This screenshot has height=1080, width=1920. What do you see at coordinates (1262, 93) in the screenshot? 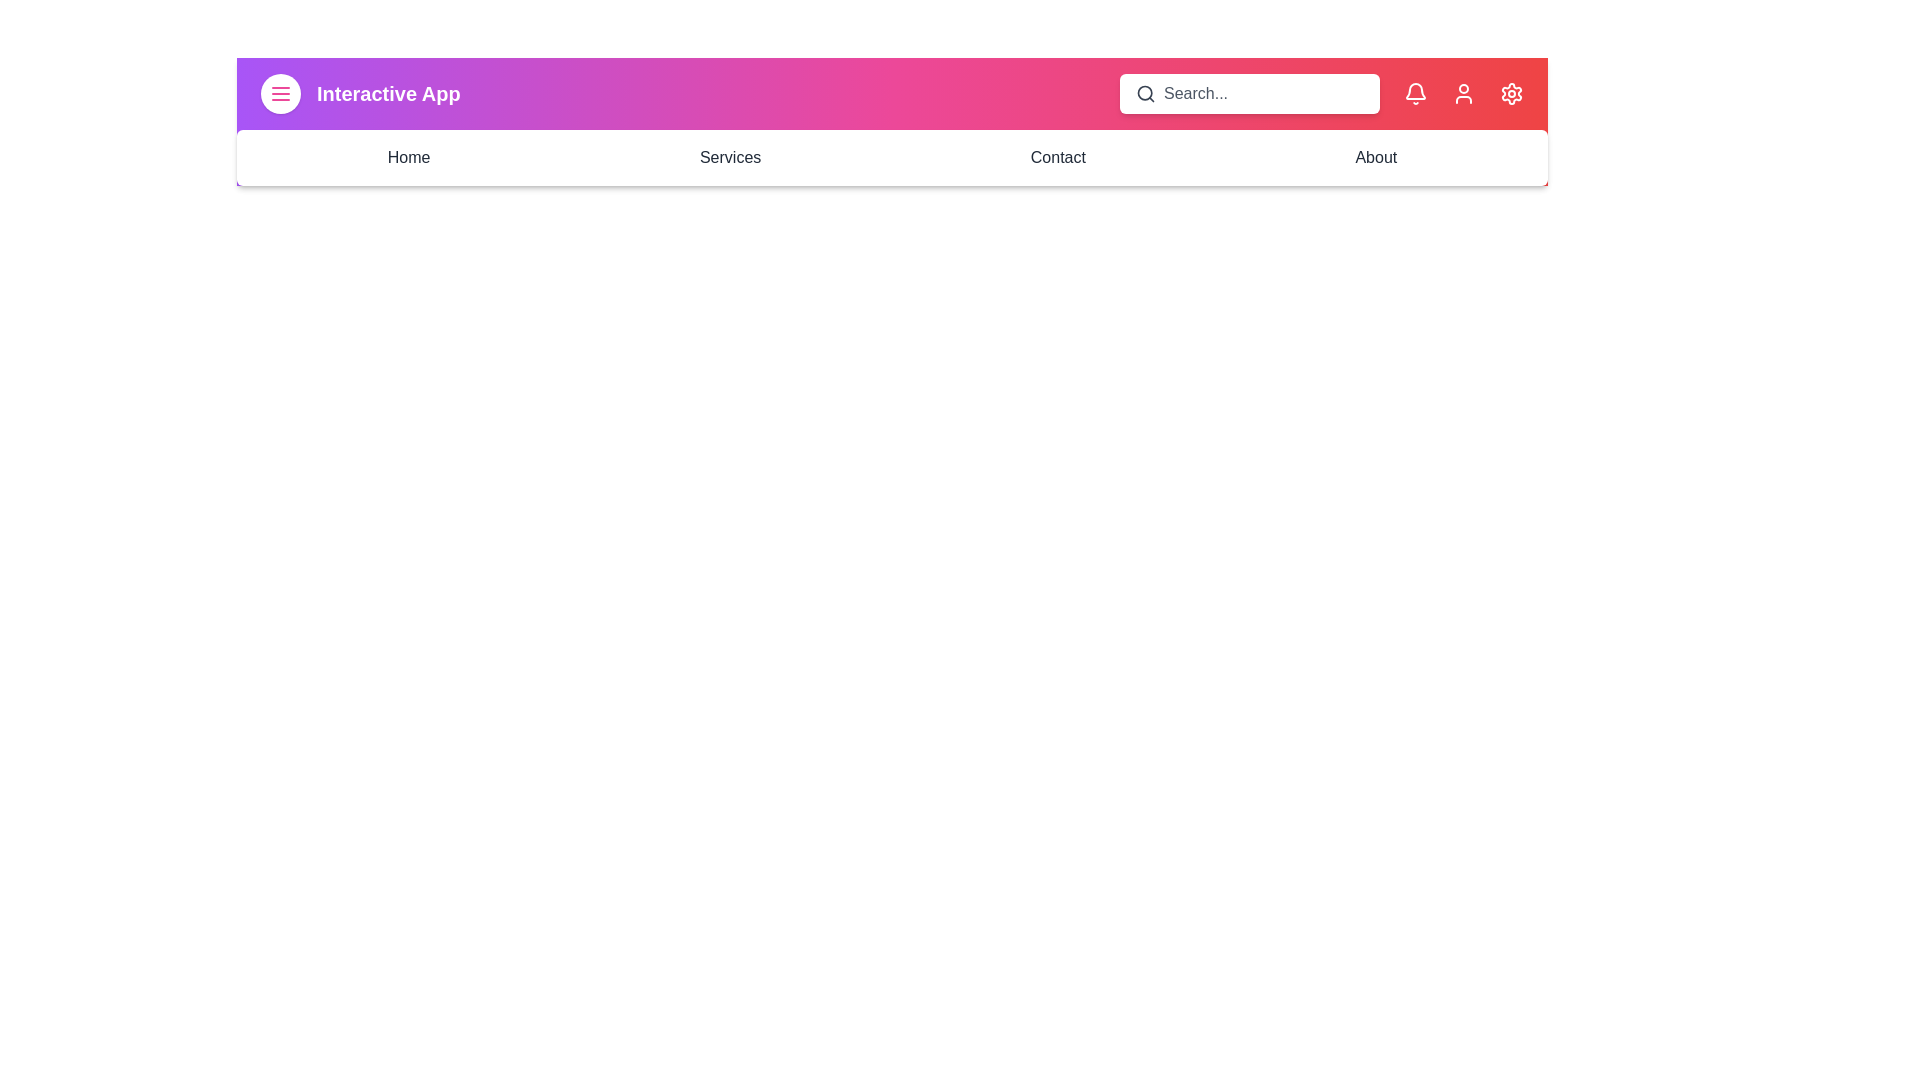
I see `the search input field and type 25` at bounding box center [1262, 93].